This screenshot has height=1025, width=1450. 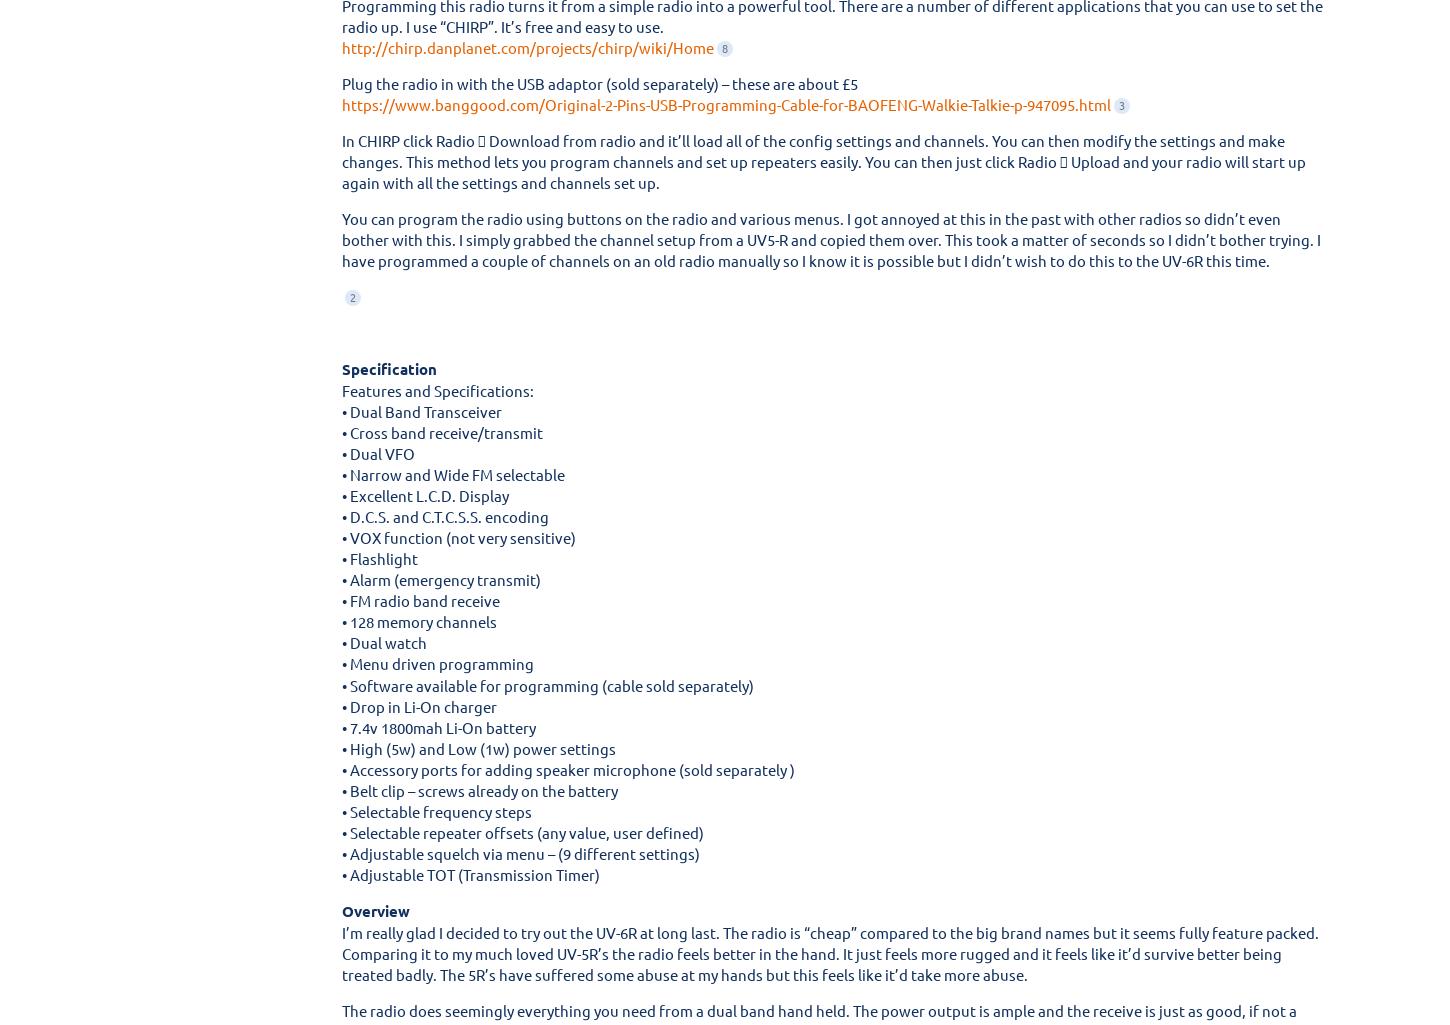 I want to click on '• Selectable repeater offsets (any value, user defined)', so click(x=342, y=830).